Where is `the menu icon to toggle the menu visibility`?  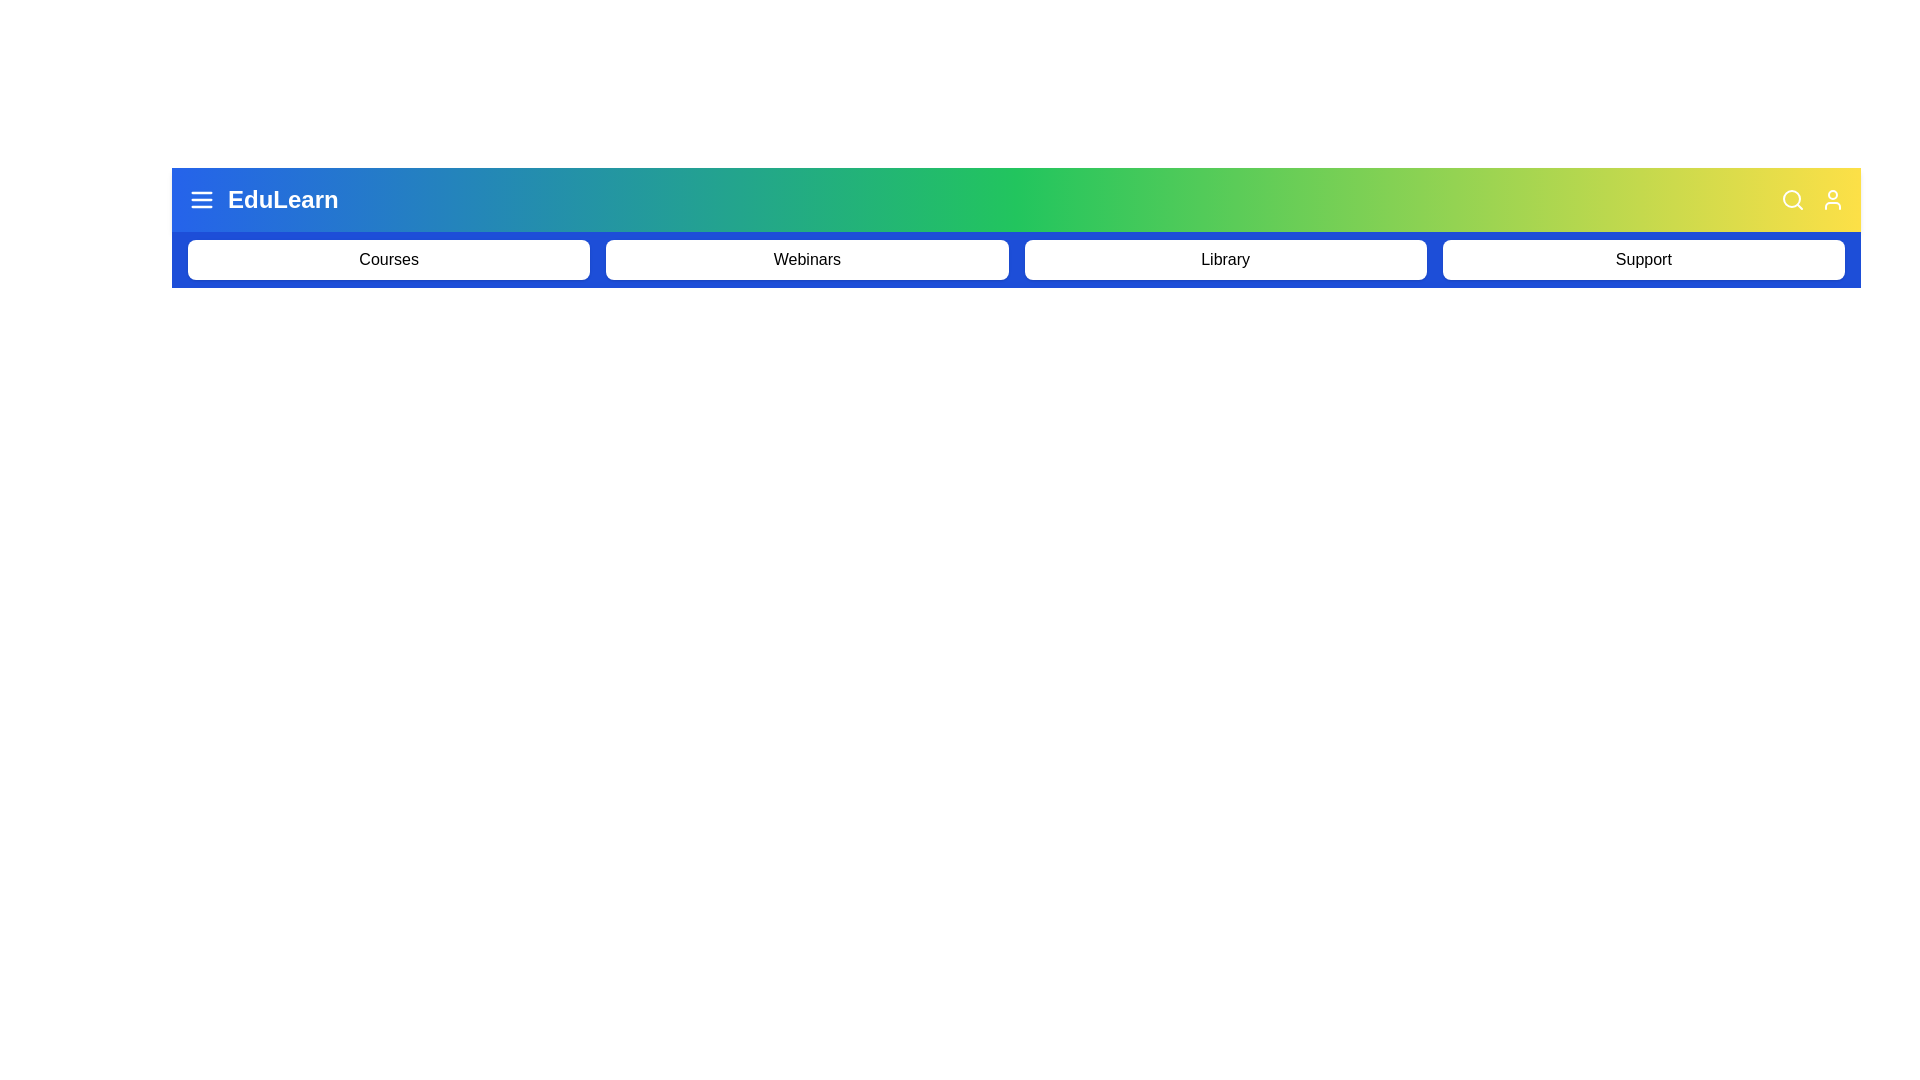 the menu icon to toggle the menu visibility is located at coordinates (201, 200).